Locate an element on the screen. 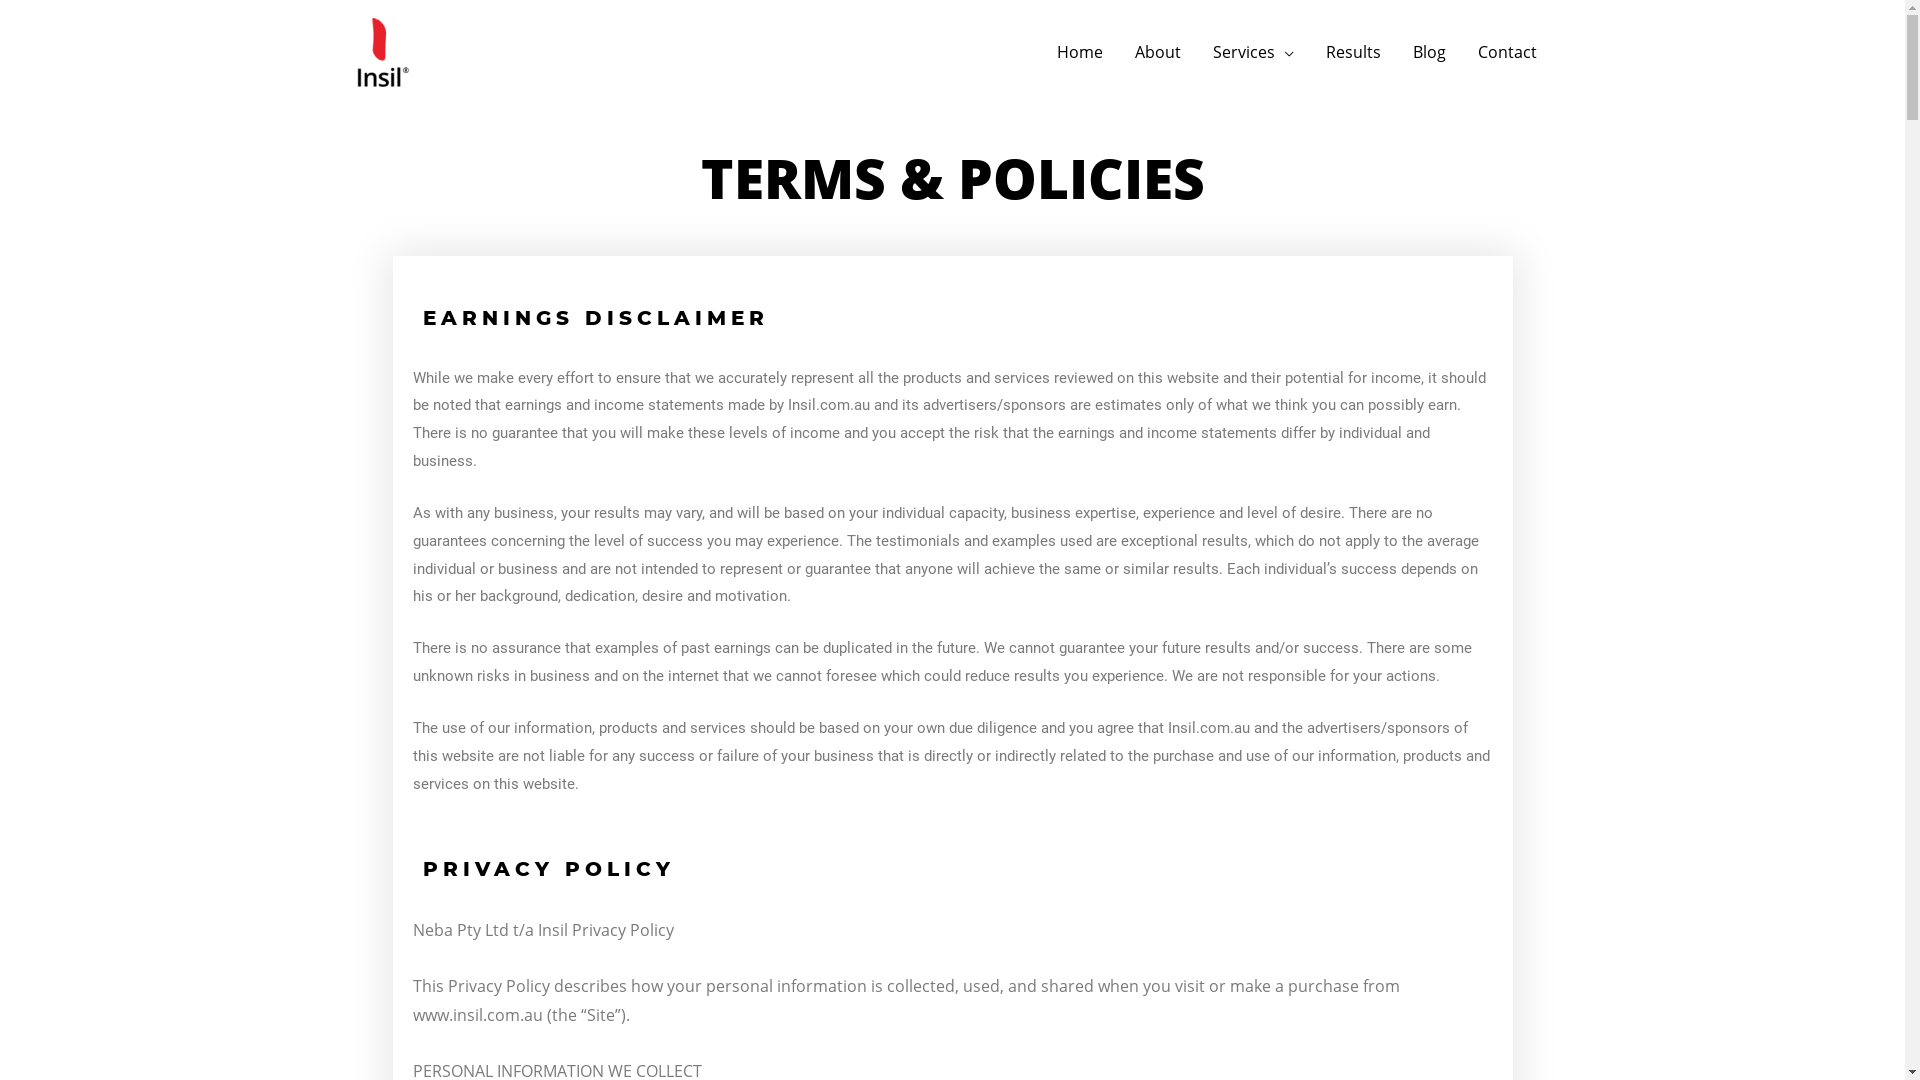 The width and height of the screenshot is (1920, 1080). 'Blog' is located at coordinates (1427, 50).